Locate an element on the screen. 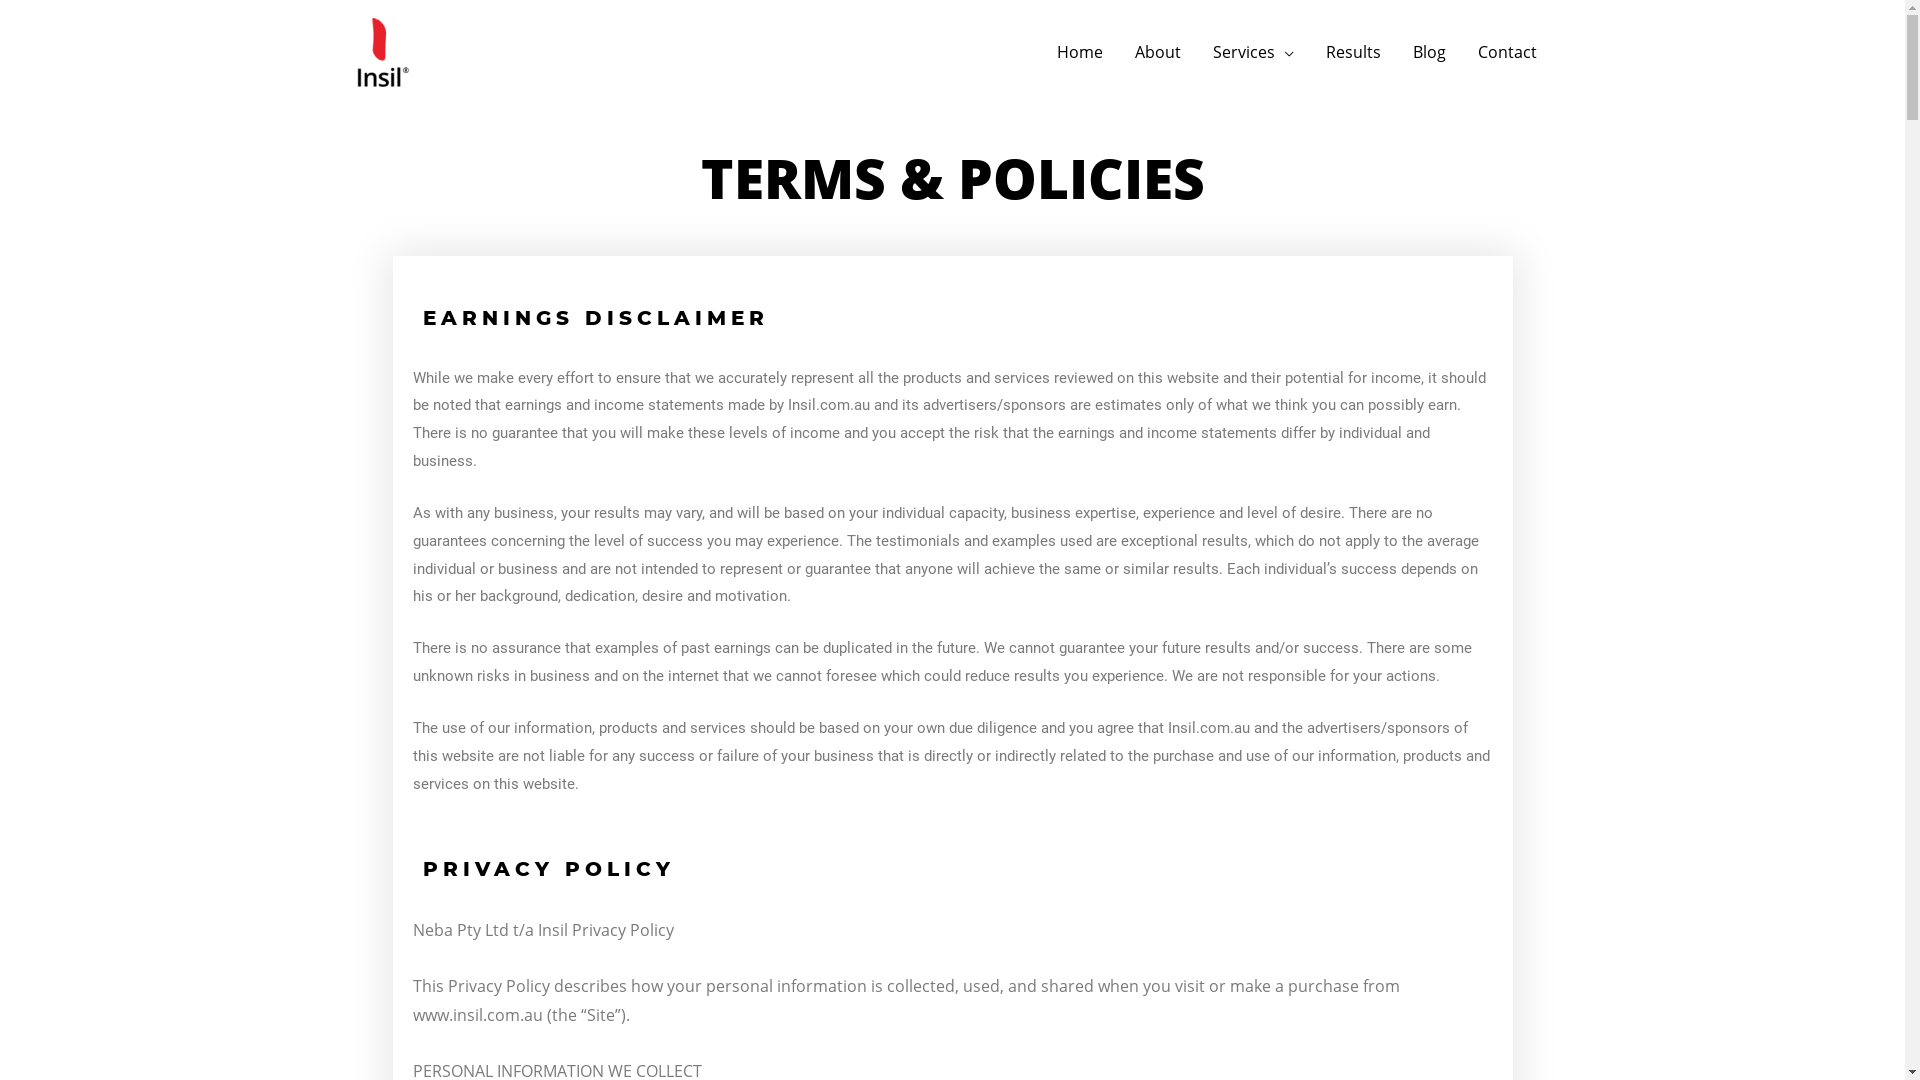 The width and height of the screenshot is (1920, 1080). 'Blog' is located at coordinates (1427, 50).